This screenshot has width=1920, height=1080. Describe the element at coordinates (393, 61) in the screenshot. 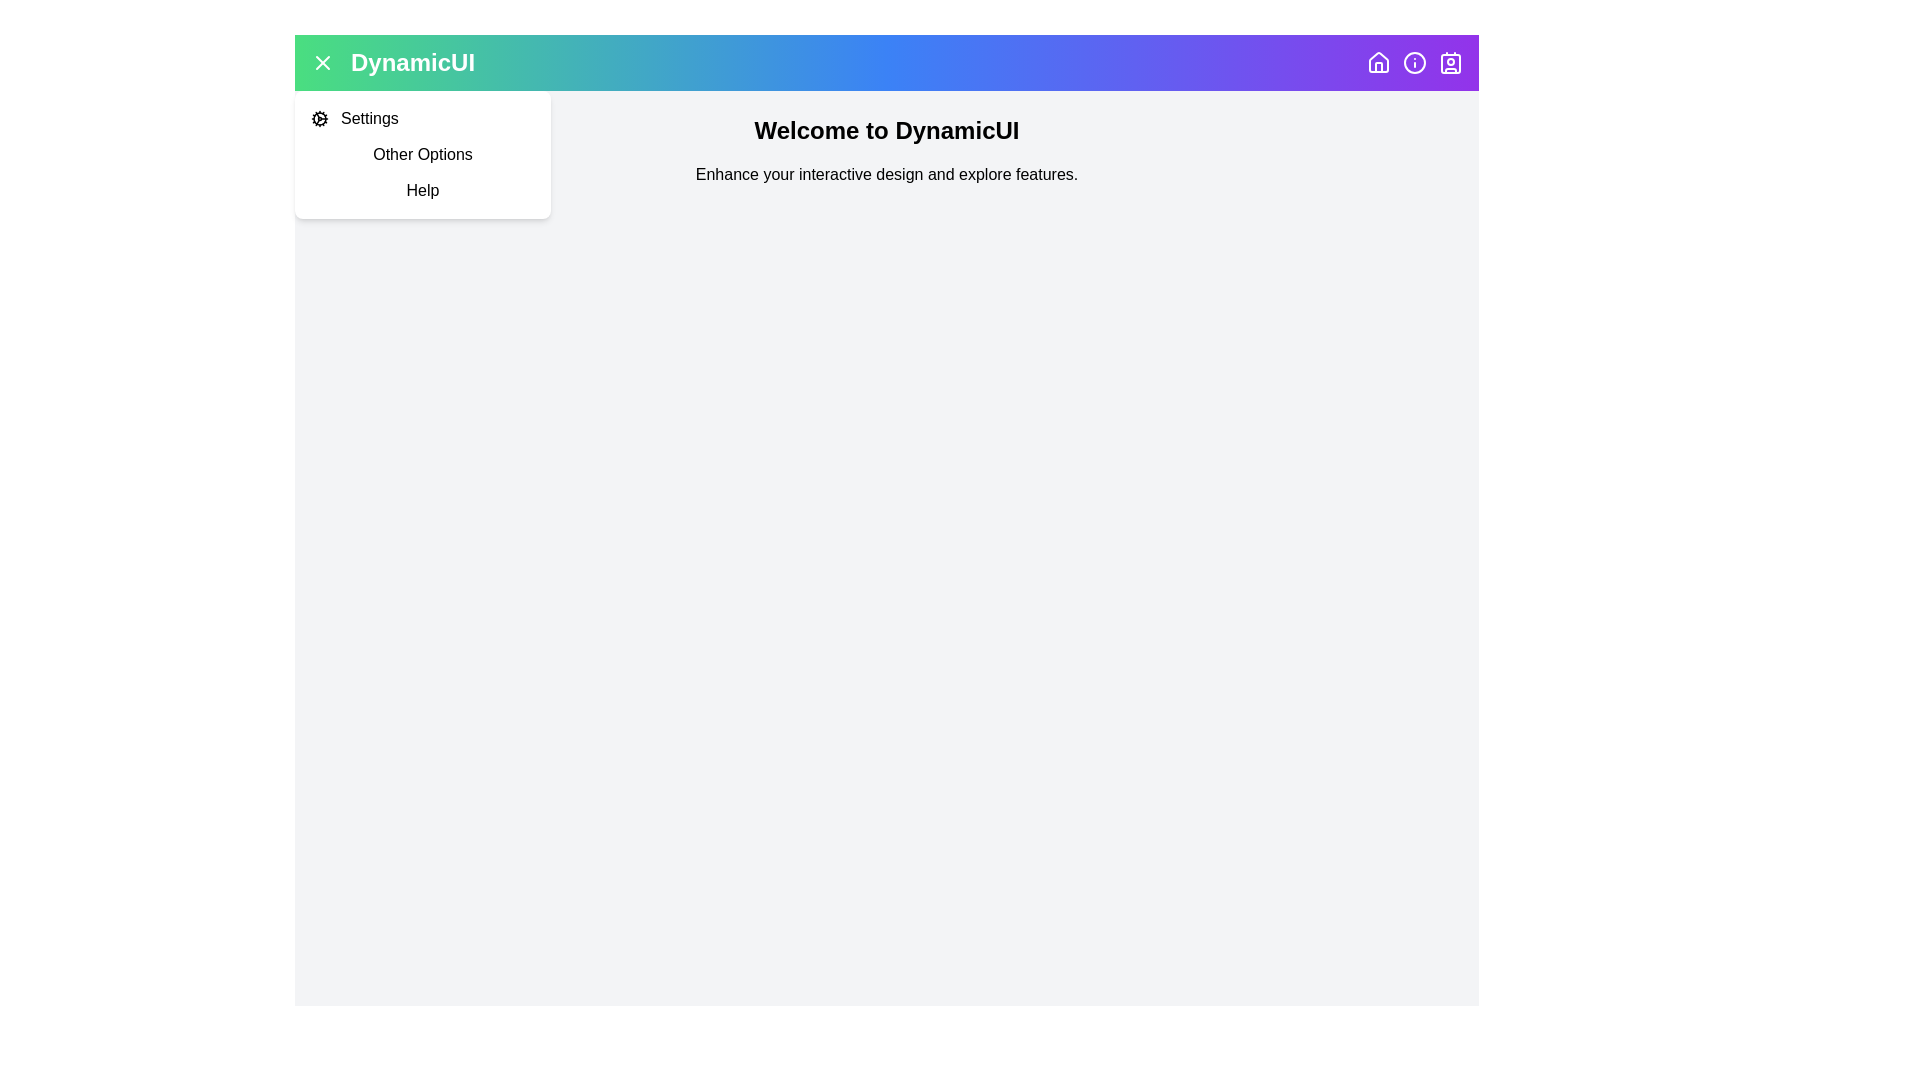

I see `the Static text label displaying 'DynamicUI' located in the upper-left section of the application header, positioned to the right of the close (X) button` at that location.